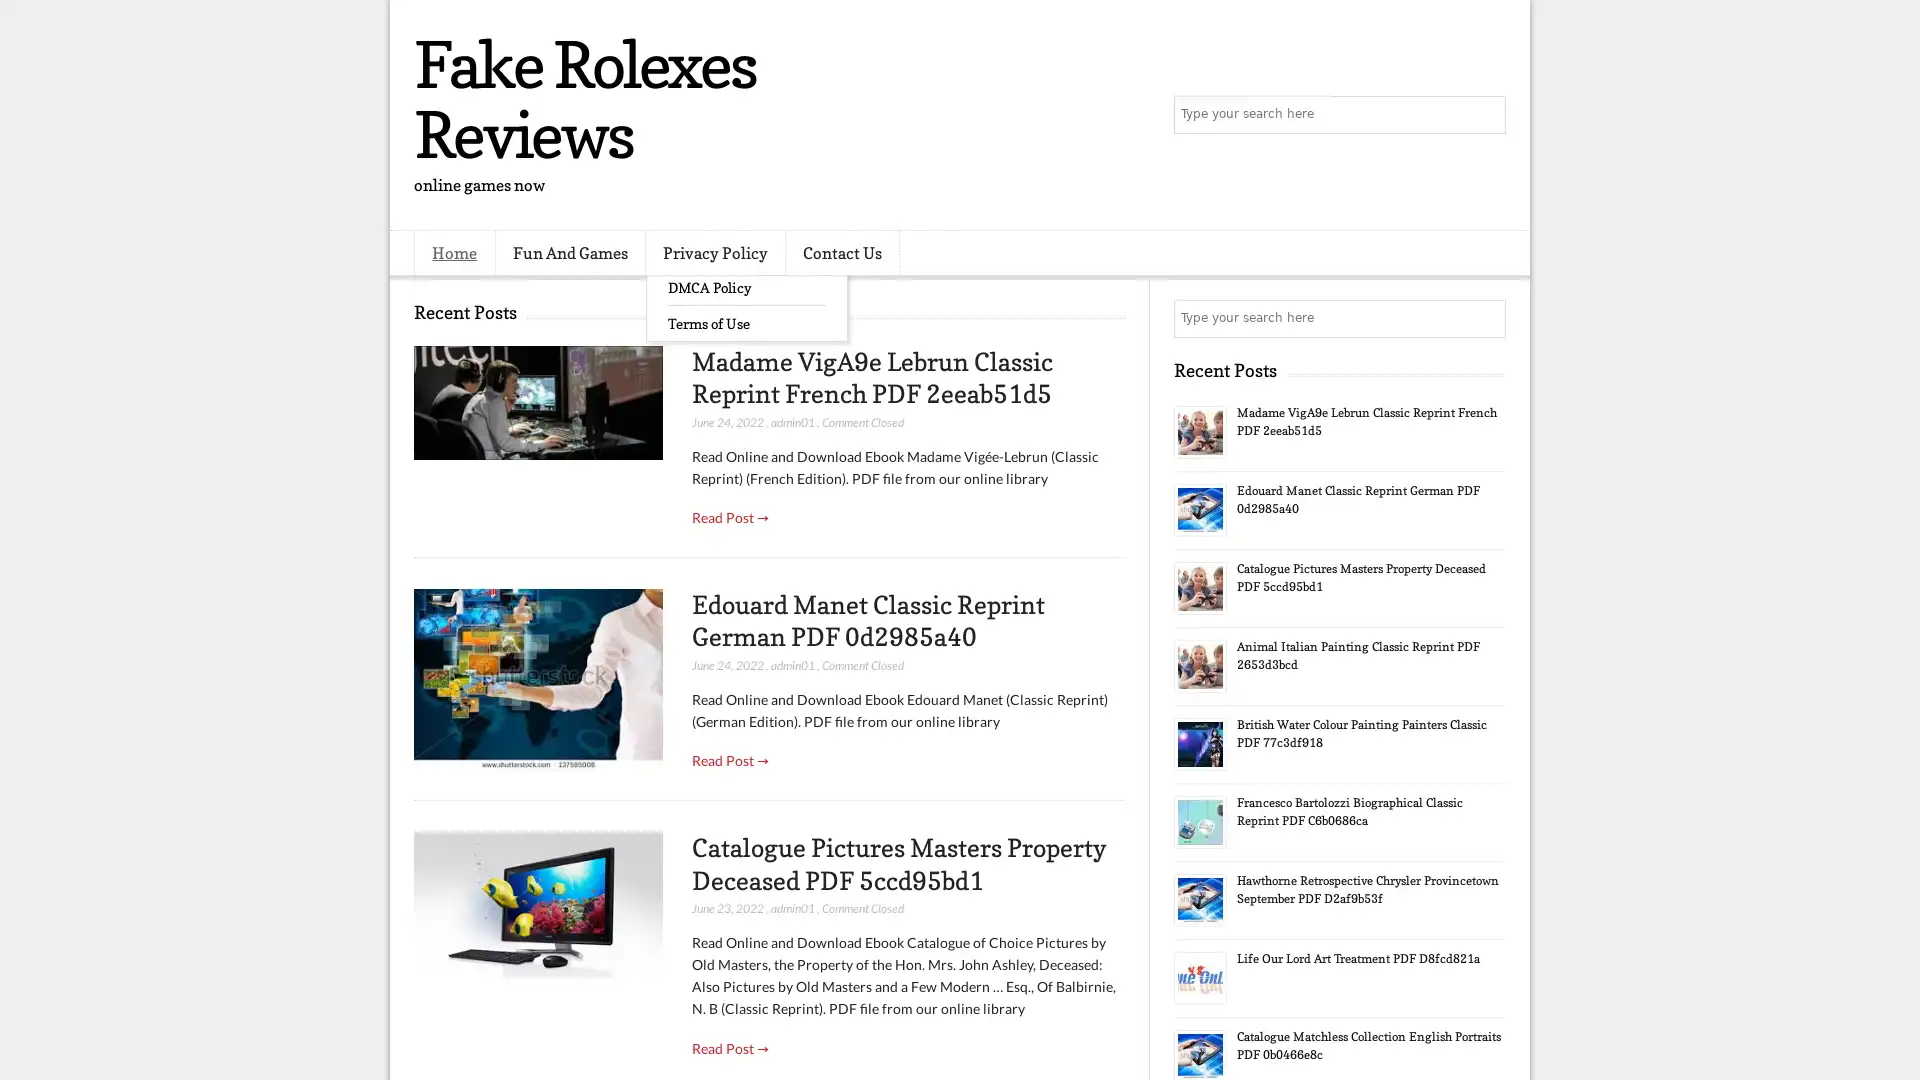  I want to click on Search, so click(1485, 115).